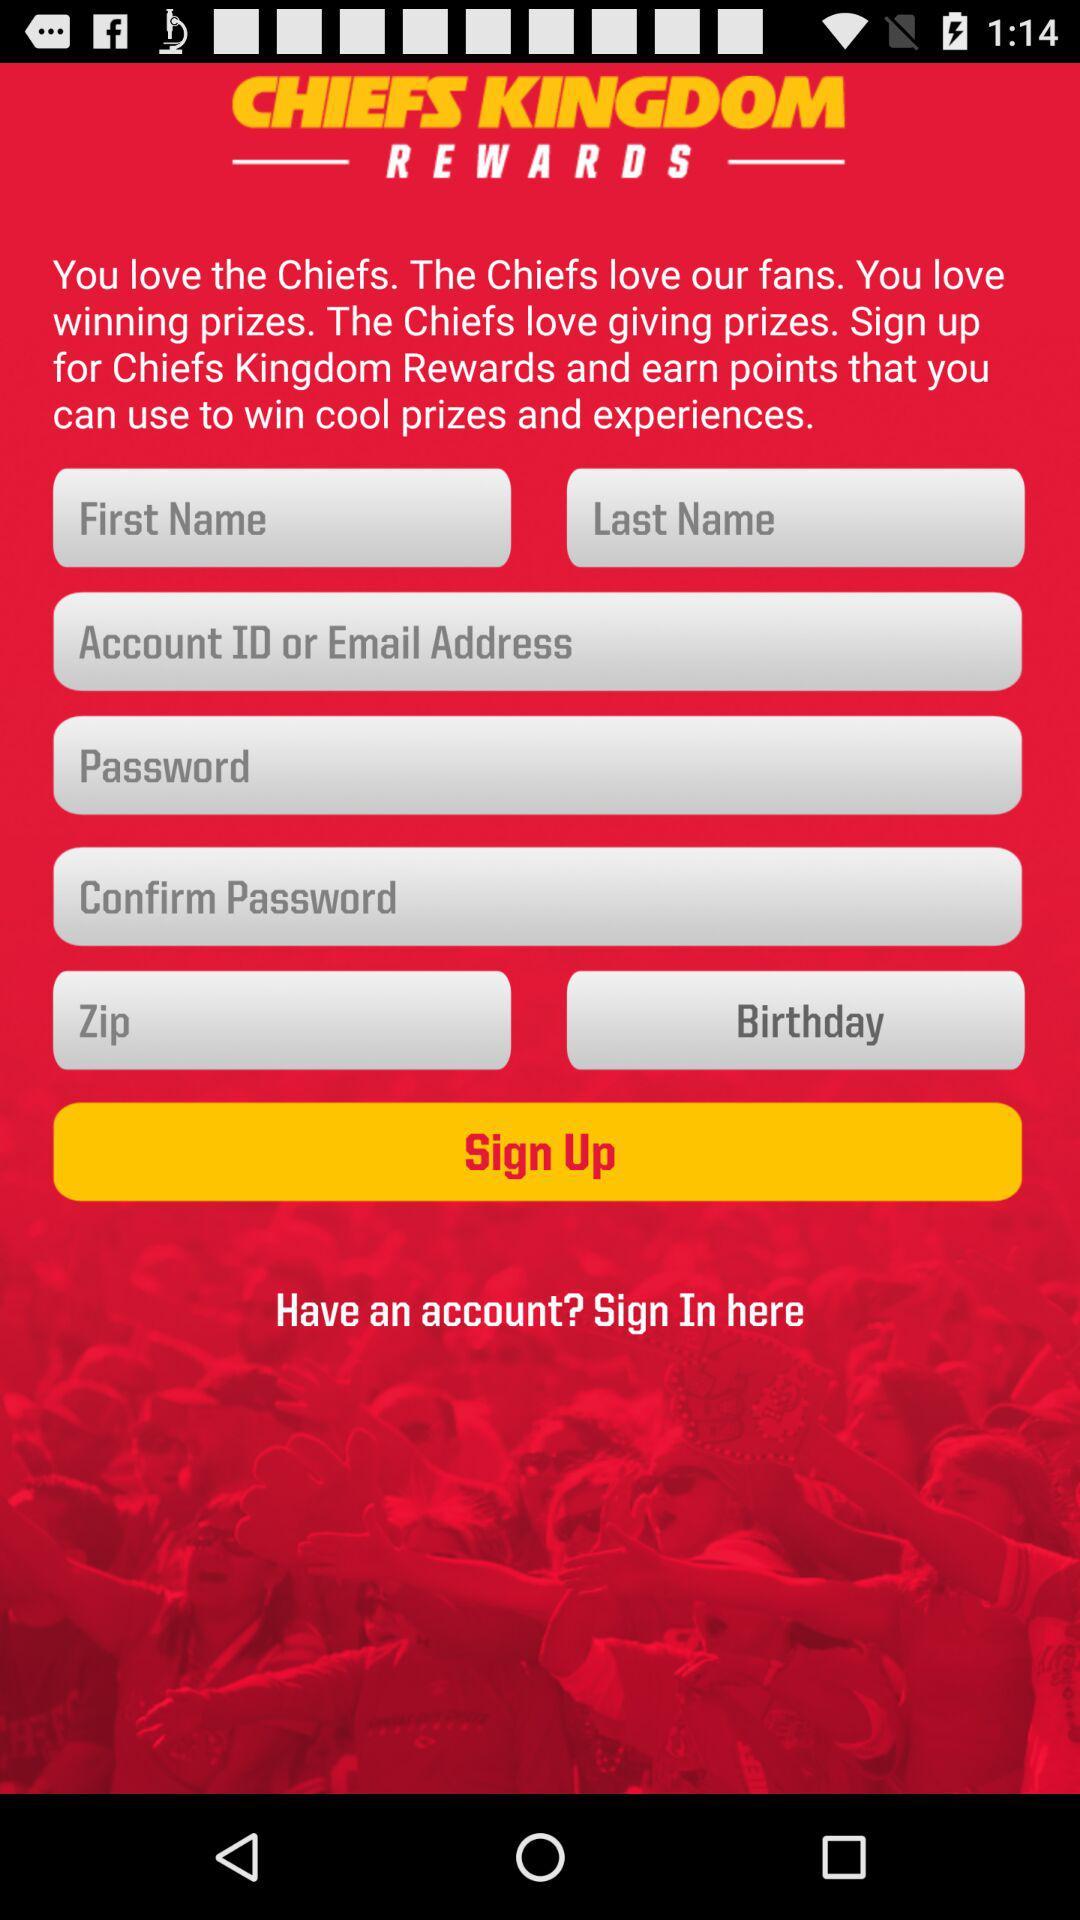 Image resolution: width=1080 pixels, height=1920 pixels. What do you see at coordinates (283, 1020) in the screenshot?
I see `zip code` at bounding box center [283, 1020].